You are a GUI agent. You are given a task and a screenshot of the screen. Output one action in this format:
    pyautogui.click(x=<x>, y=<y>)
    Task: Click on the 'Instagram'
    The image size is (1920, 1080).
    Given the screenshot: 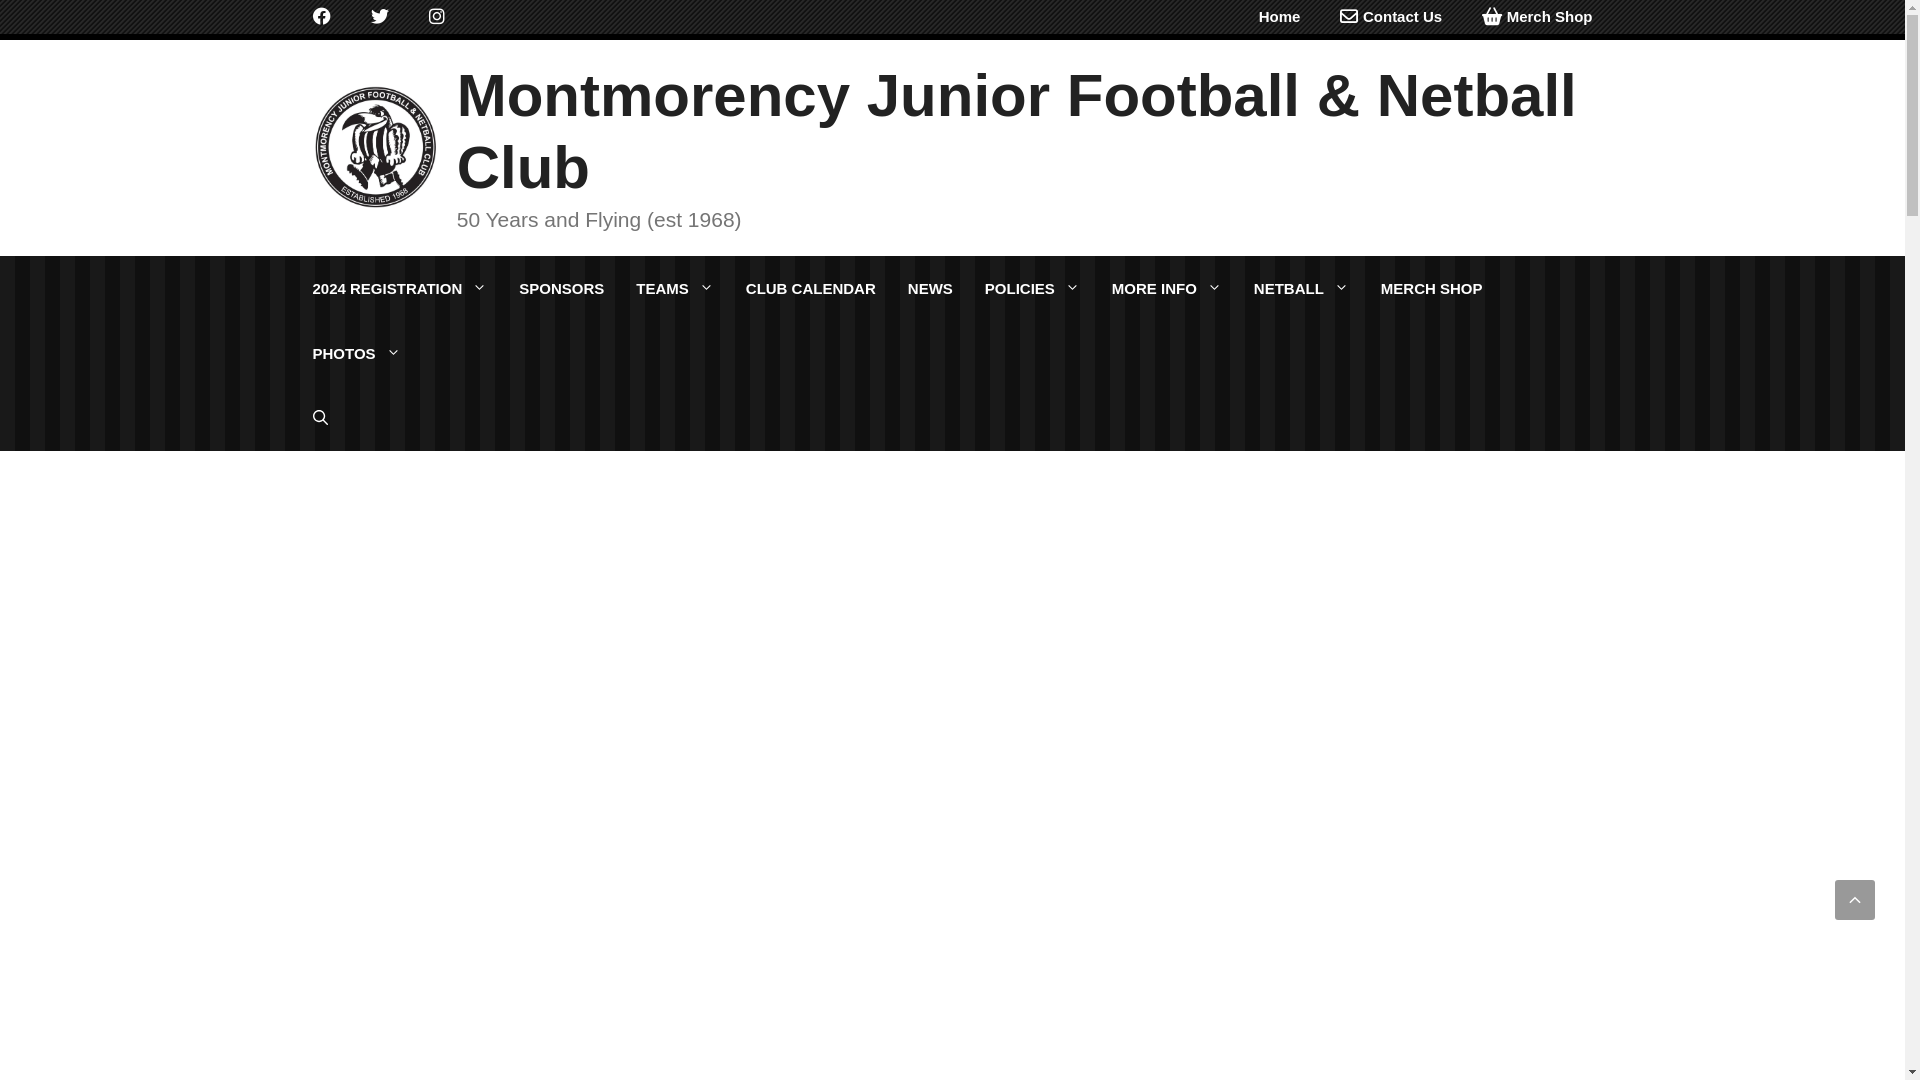 What is the action you would take?
    pyautogui.click(x=435, y=16)
    